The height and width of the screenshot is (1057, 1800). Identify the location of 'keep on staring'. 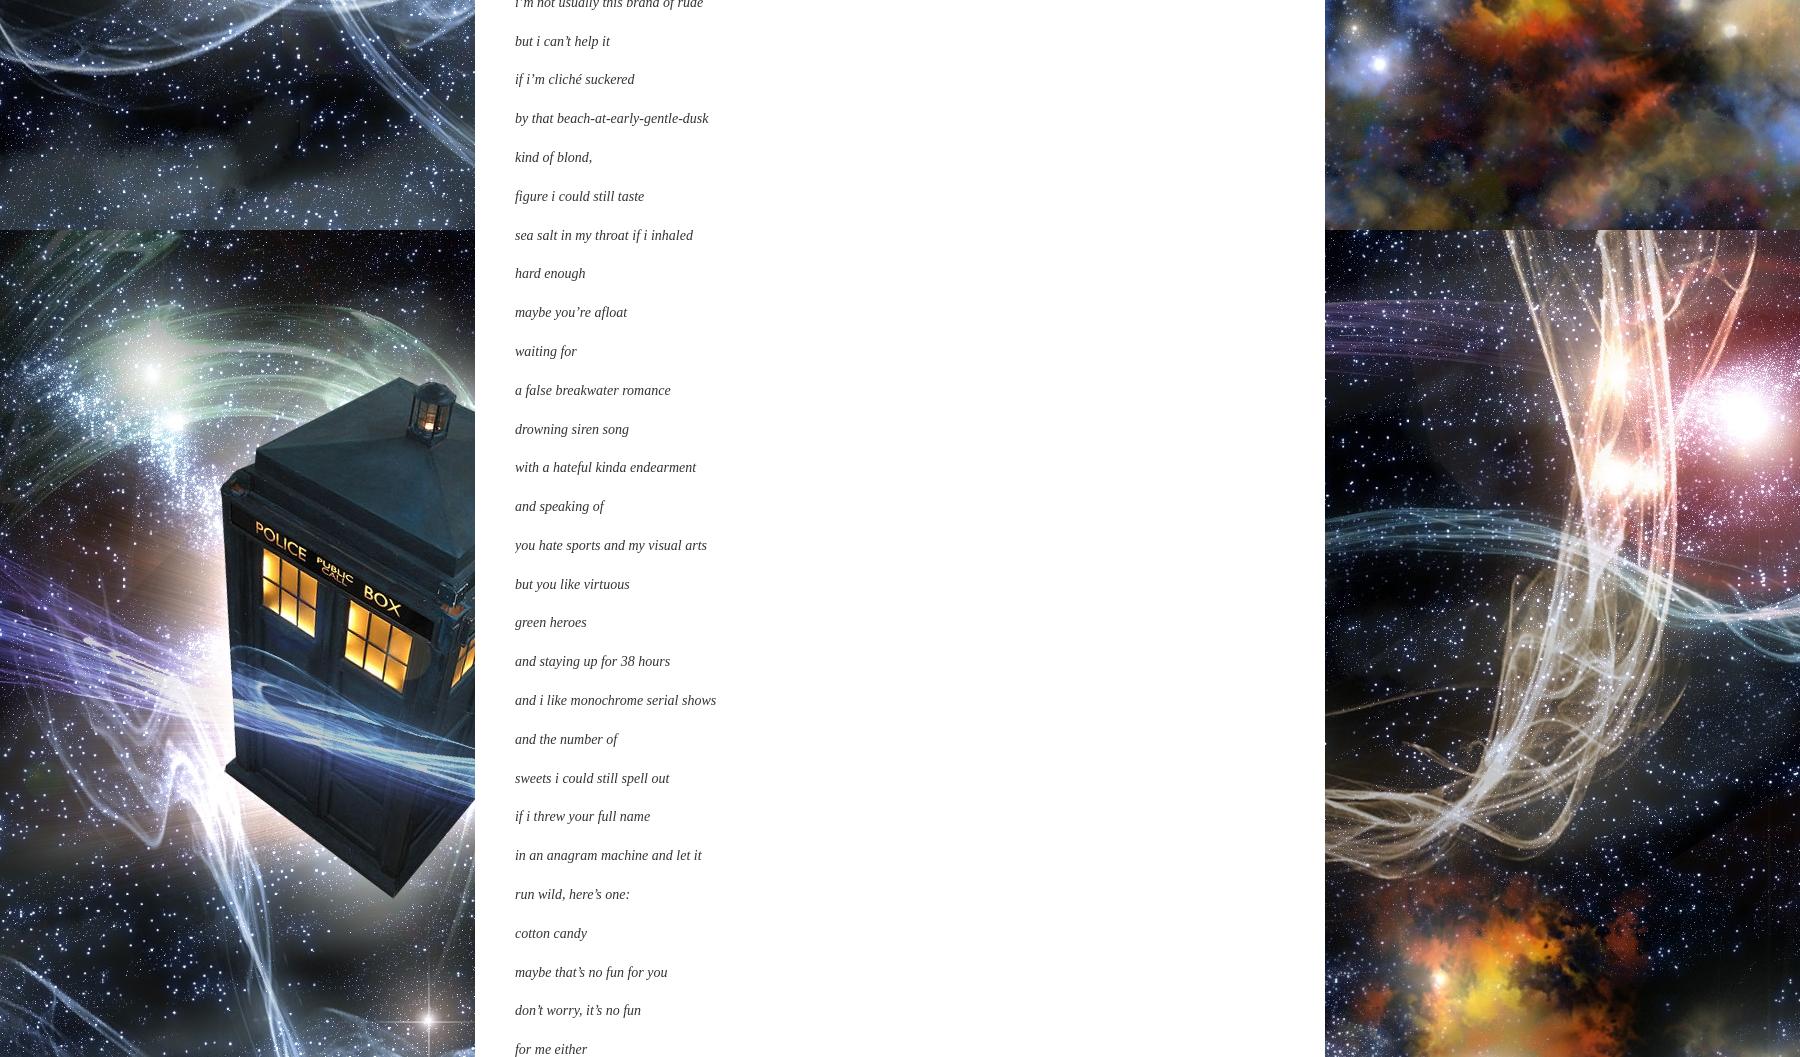
(556, 773).